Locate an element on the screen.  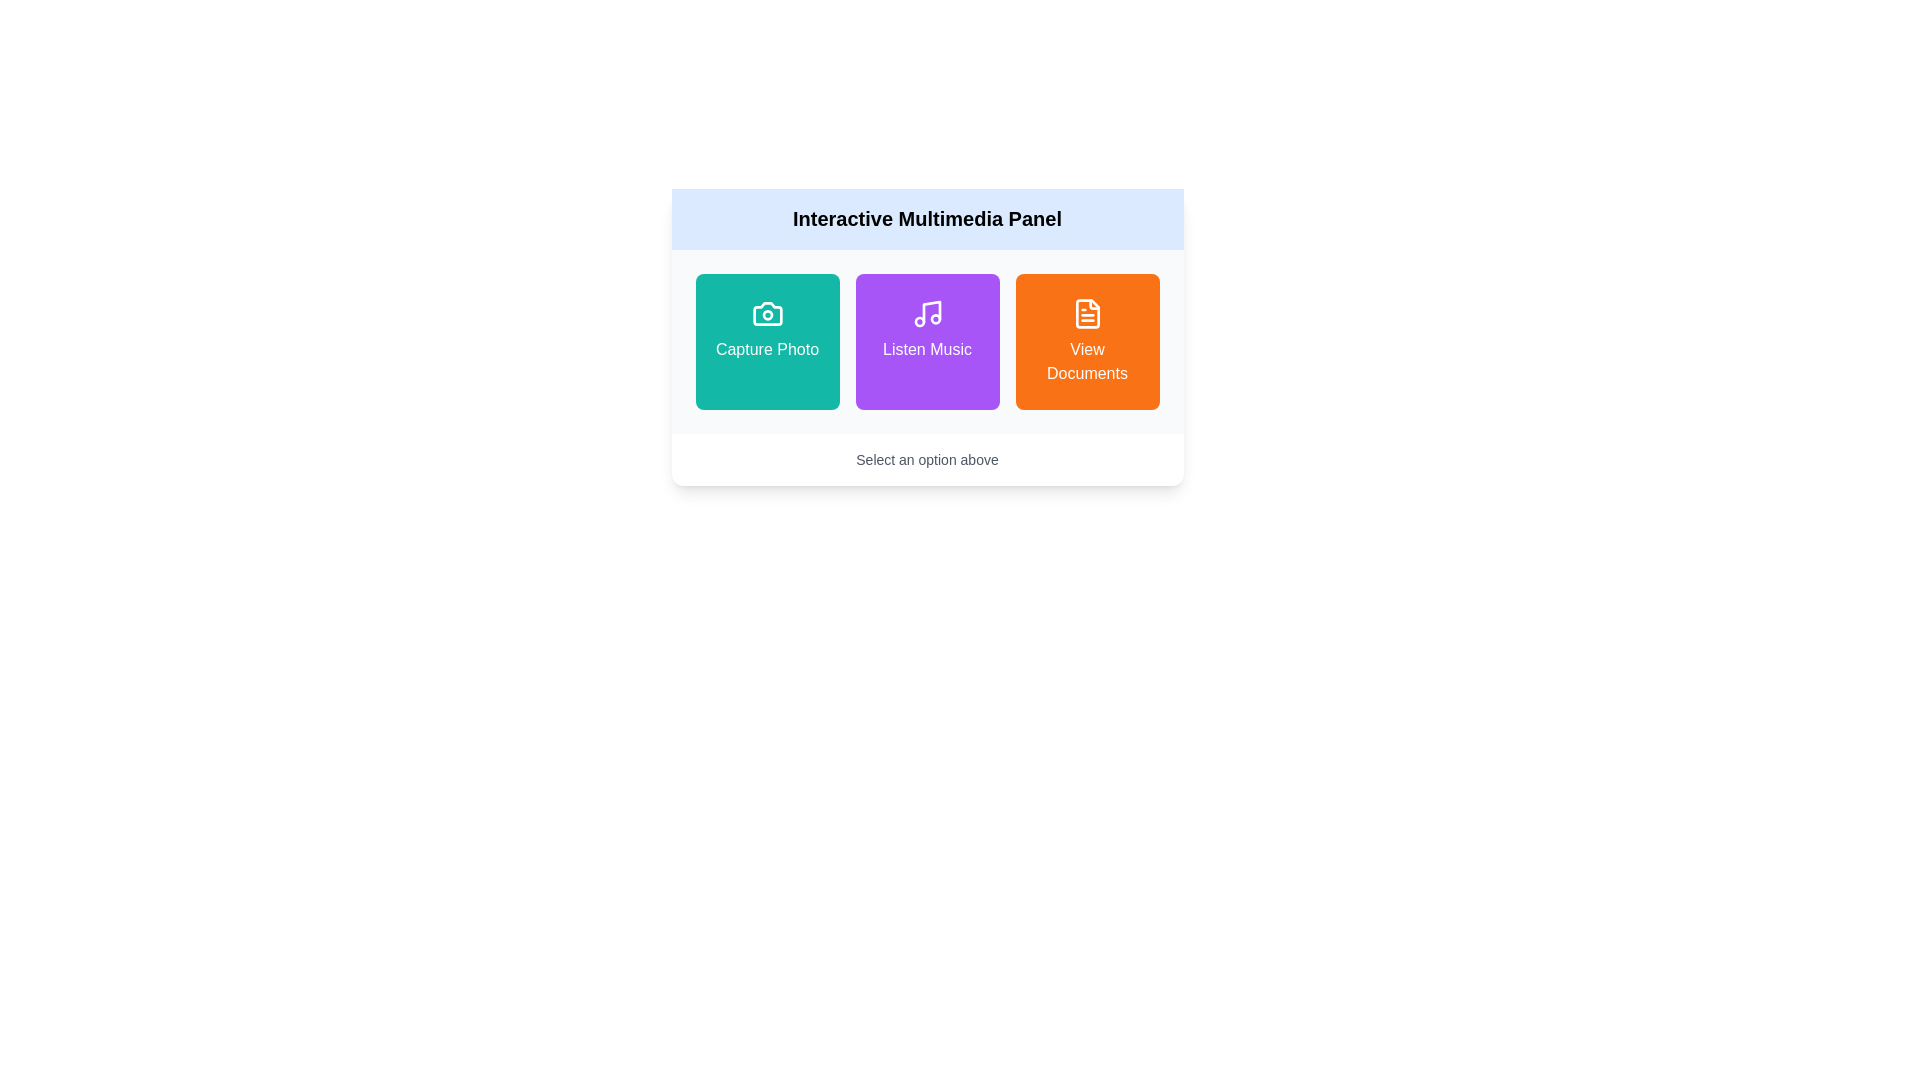
the 'View Documents' button, which is a vibrant orange rectangular button with white text and a file icon is located at coordinates (1086, 341).